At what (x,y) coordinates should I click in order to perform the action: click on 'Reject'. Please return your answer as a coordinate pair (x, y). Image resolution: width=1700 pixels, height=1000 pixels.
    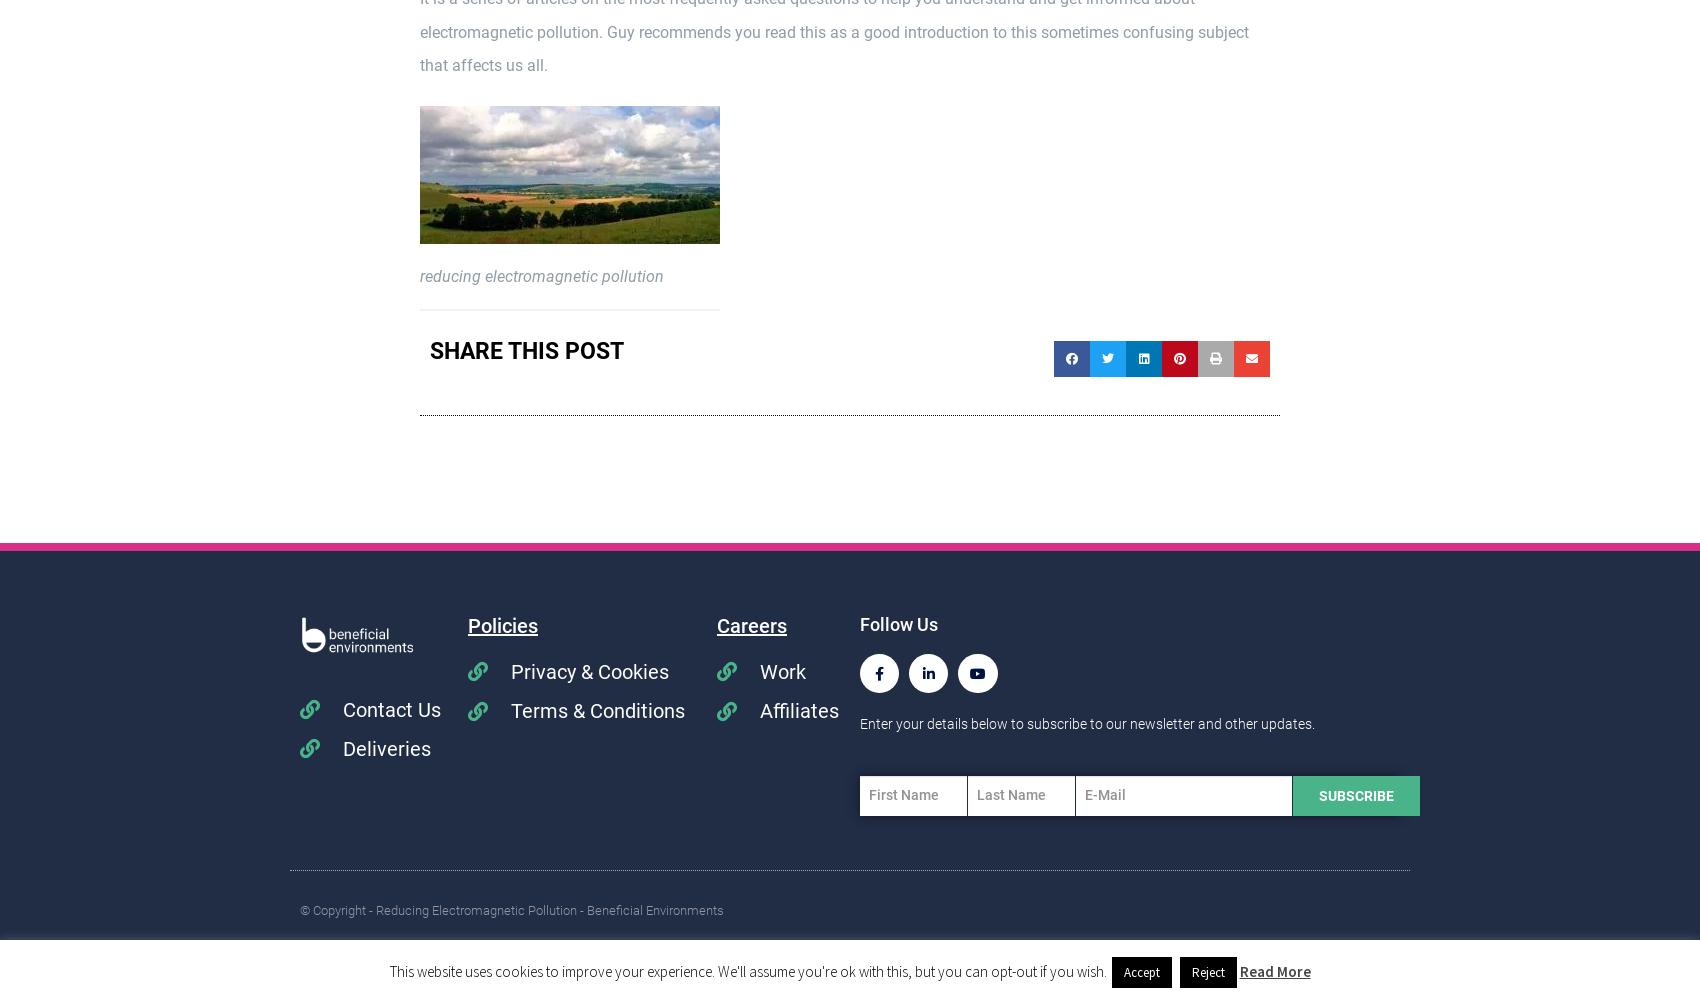
    Looking at the image, I should click on (1190, 971).